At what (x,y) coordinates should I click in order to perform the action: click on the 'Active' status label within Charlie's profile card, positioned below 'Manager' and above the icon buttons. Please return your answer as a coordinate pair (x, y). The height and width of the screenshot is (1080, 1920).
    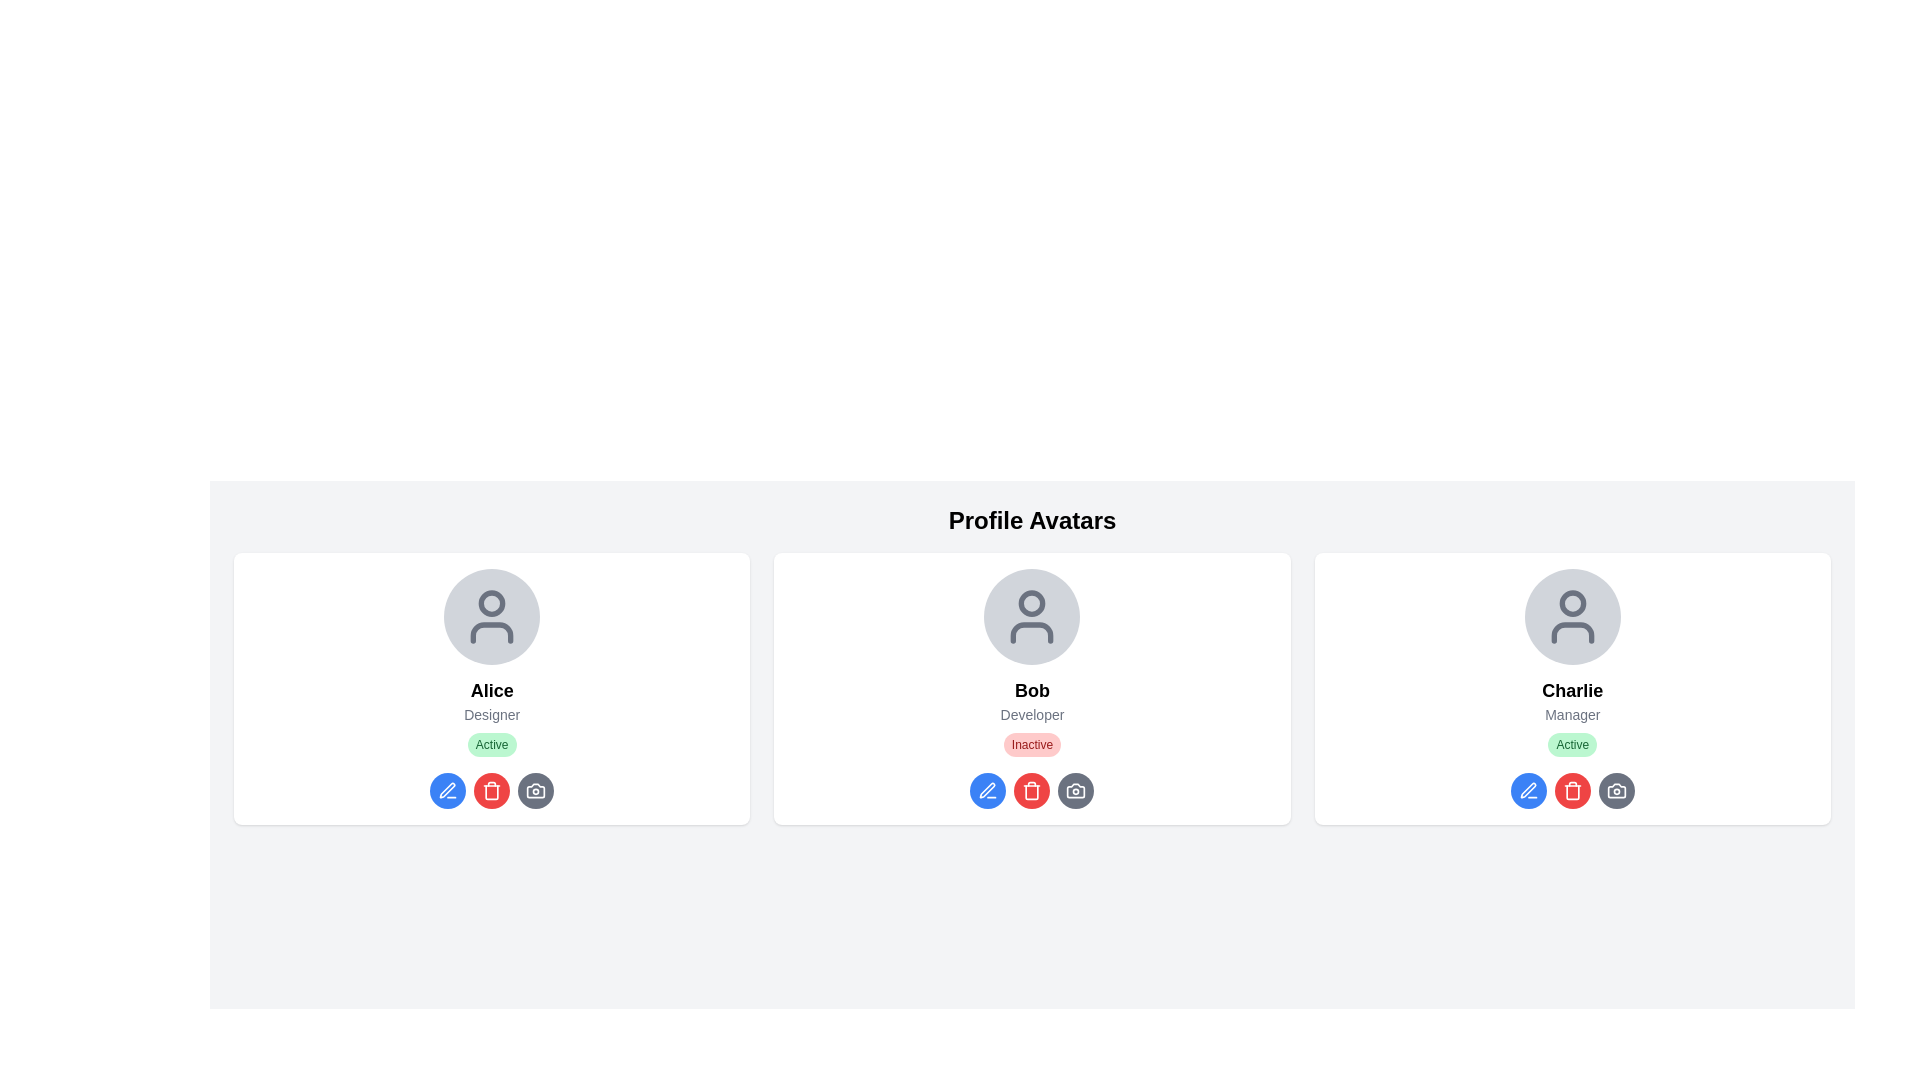
    Looking at the image, I should click on (1571, 744).